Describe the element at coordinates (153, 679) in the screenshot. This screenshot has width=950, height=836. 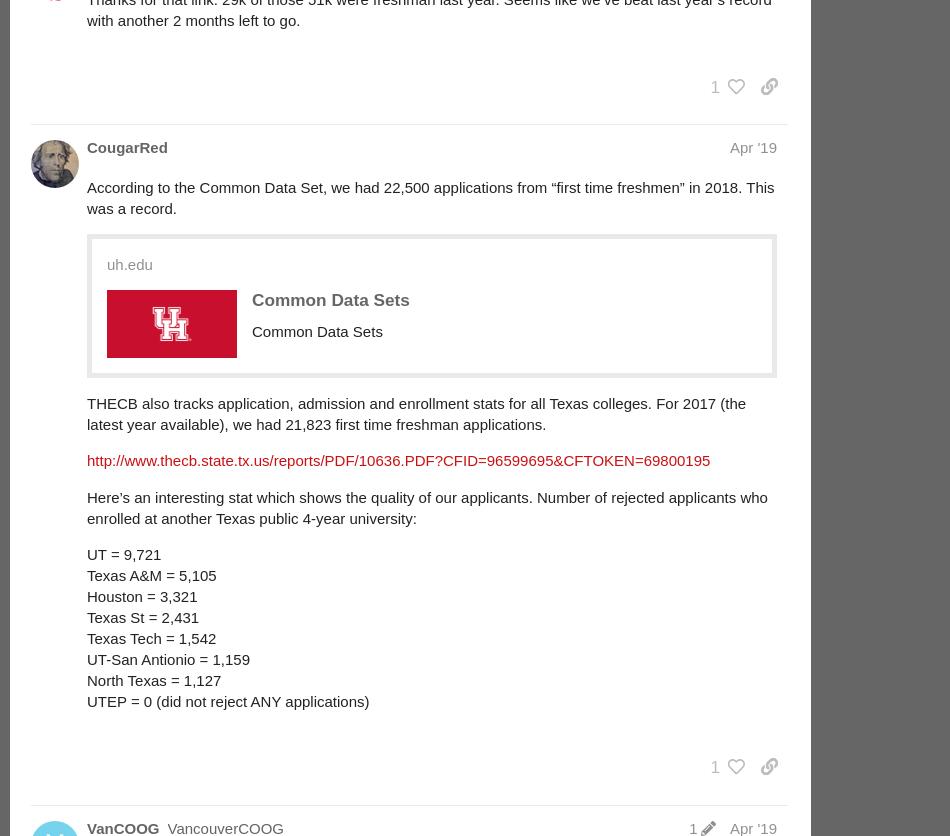
I see `'North Texas = 1,127'` at that location.